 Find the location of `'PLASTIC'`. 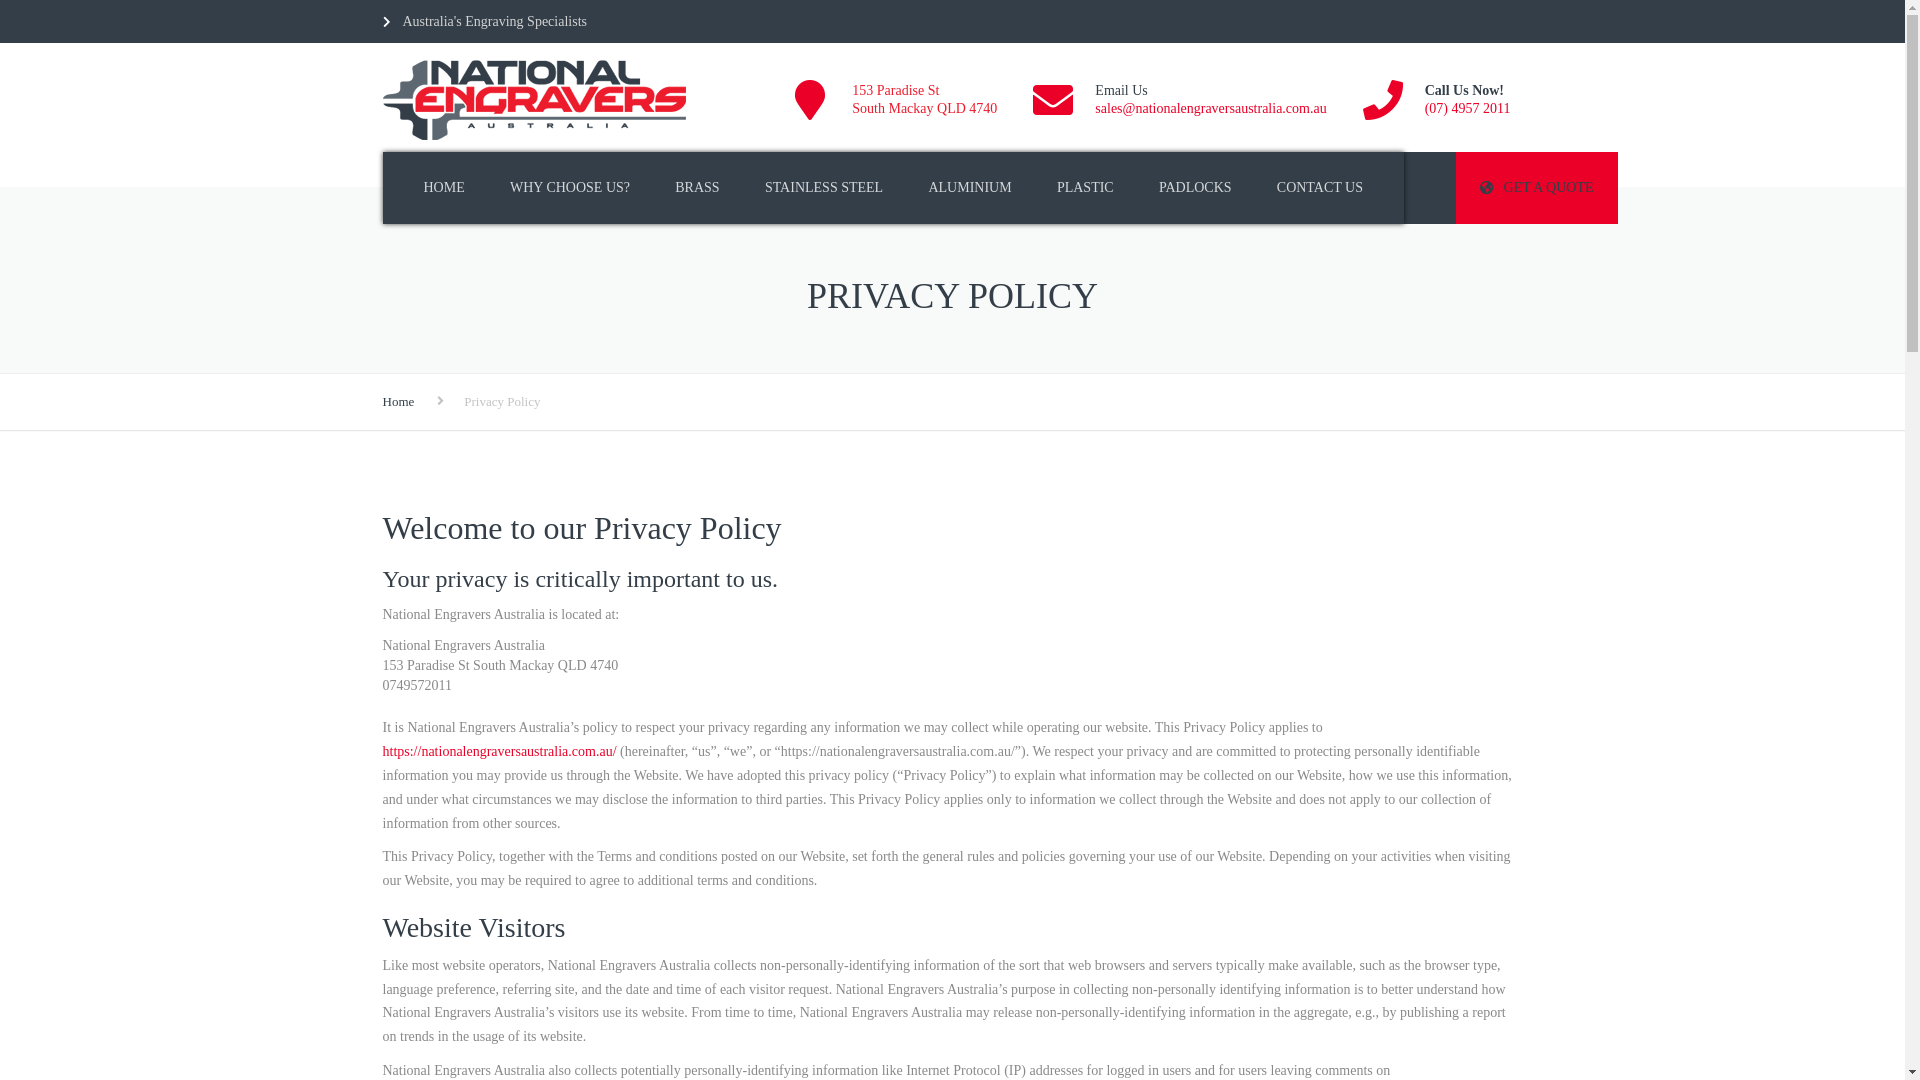

'PLASTIC' is located at coordinates (1084, 188).